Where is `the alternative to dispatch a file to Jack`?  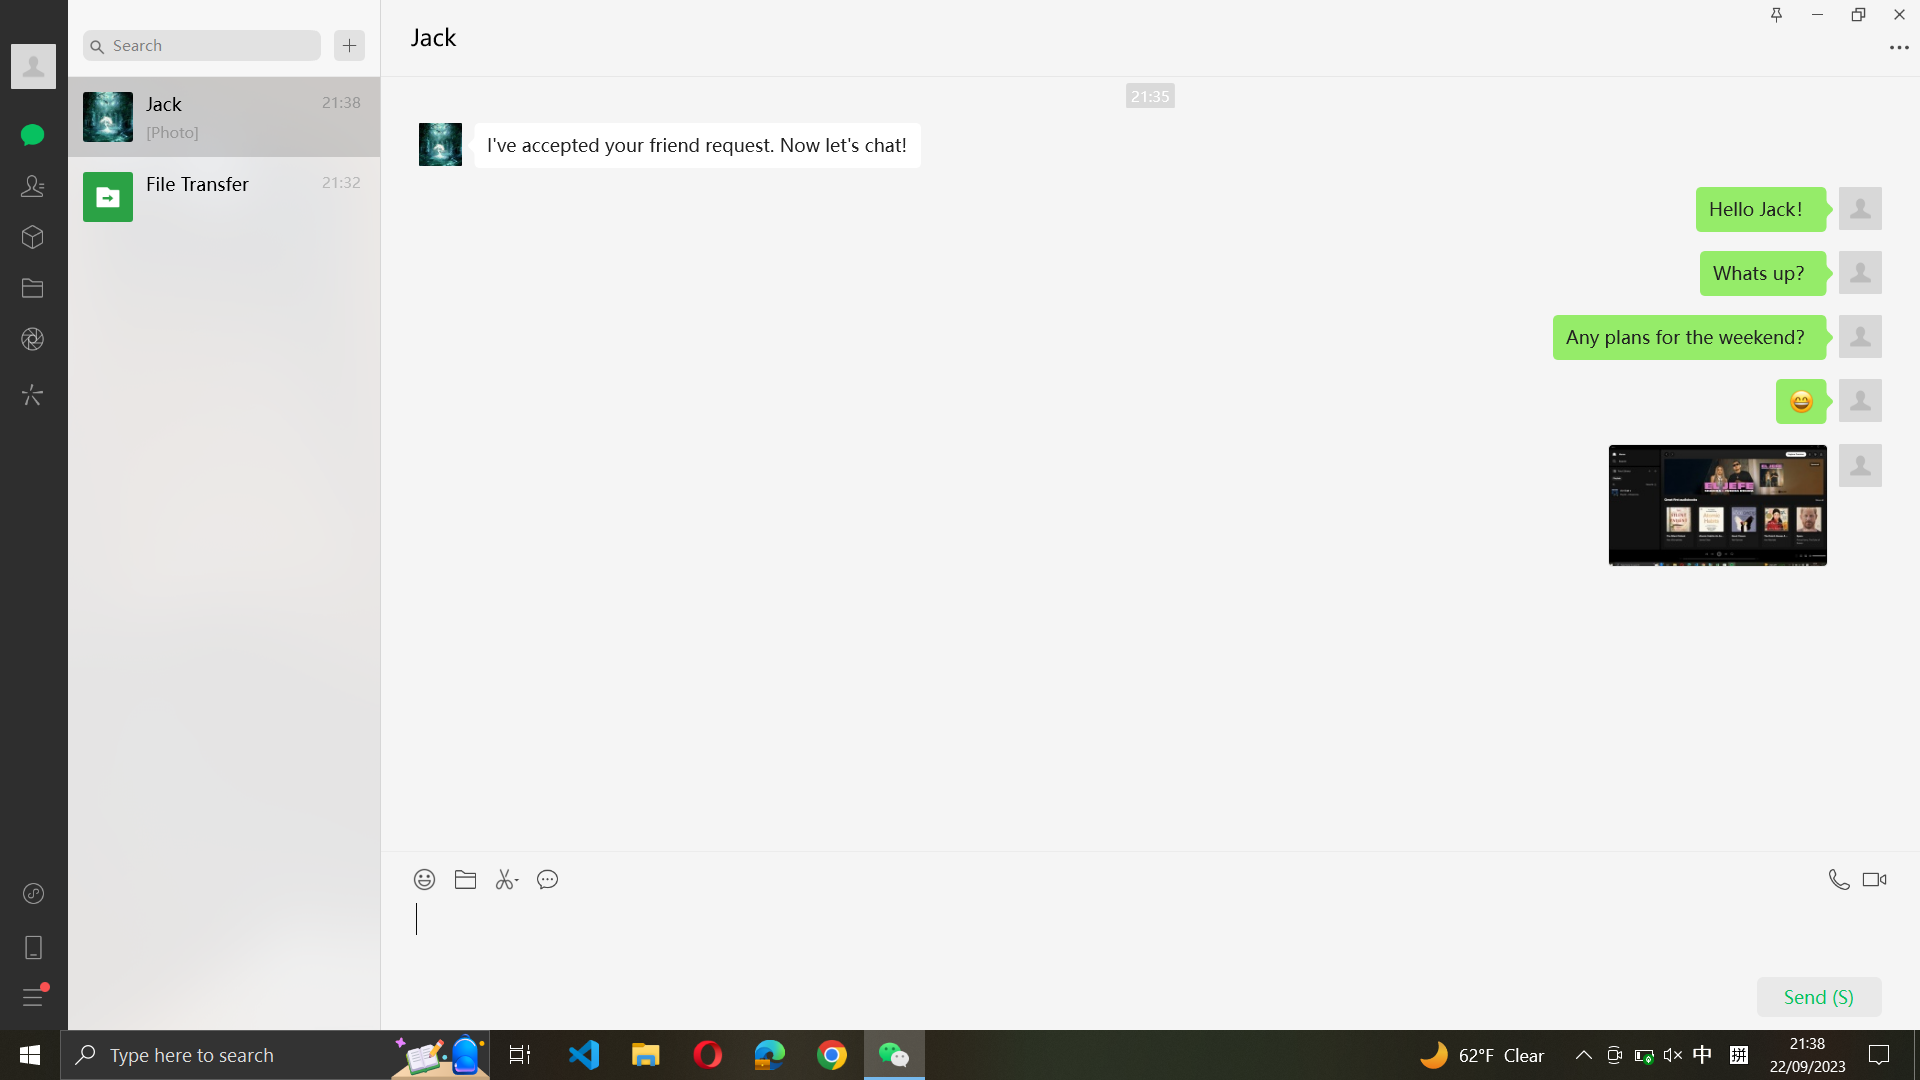
the alternative to dispatch a file to Jack is located at coordinates (466, 874).